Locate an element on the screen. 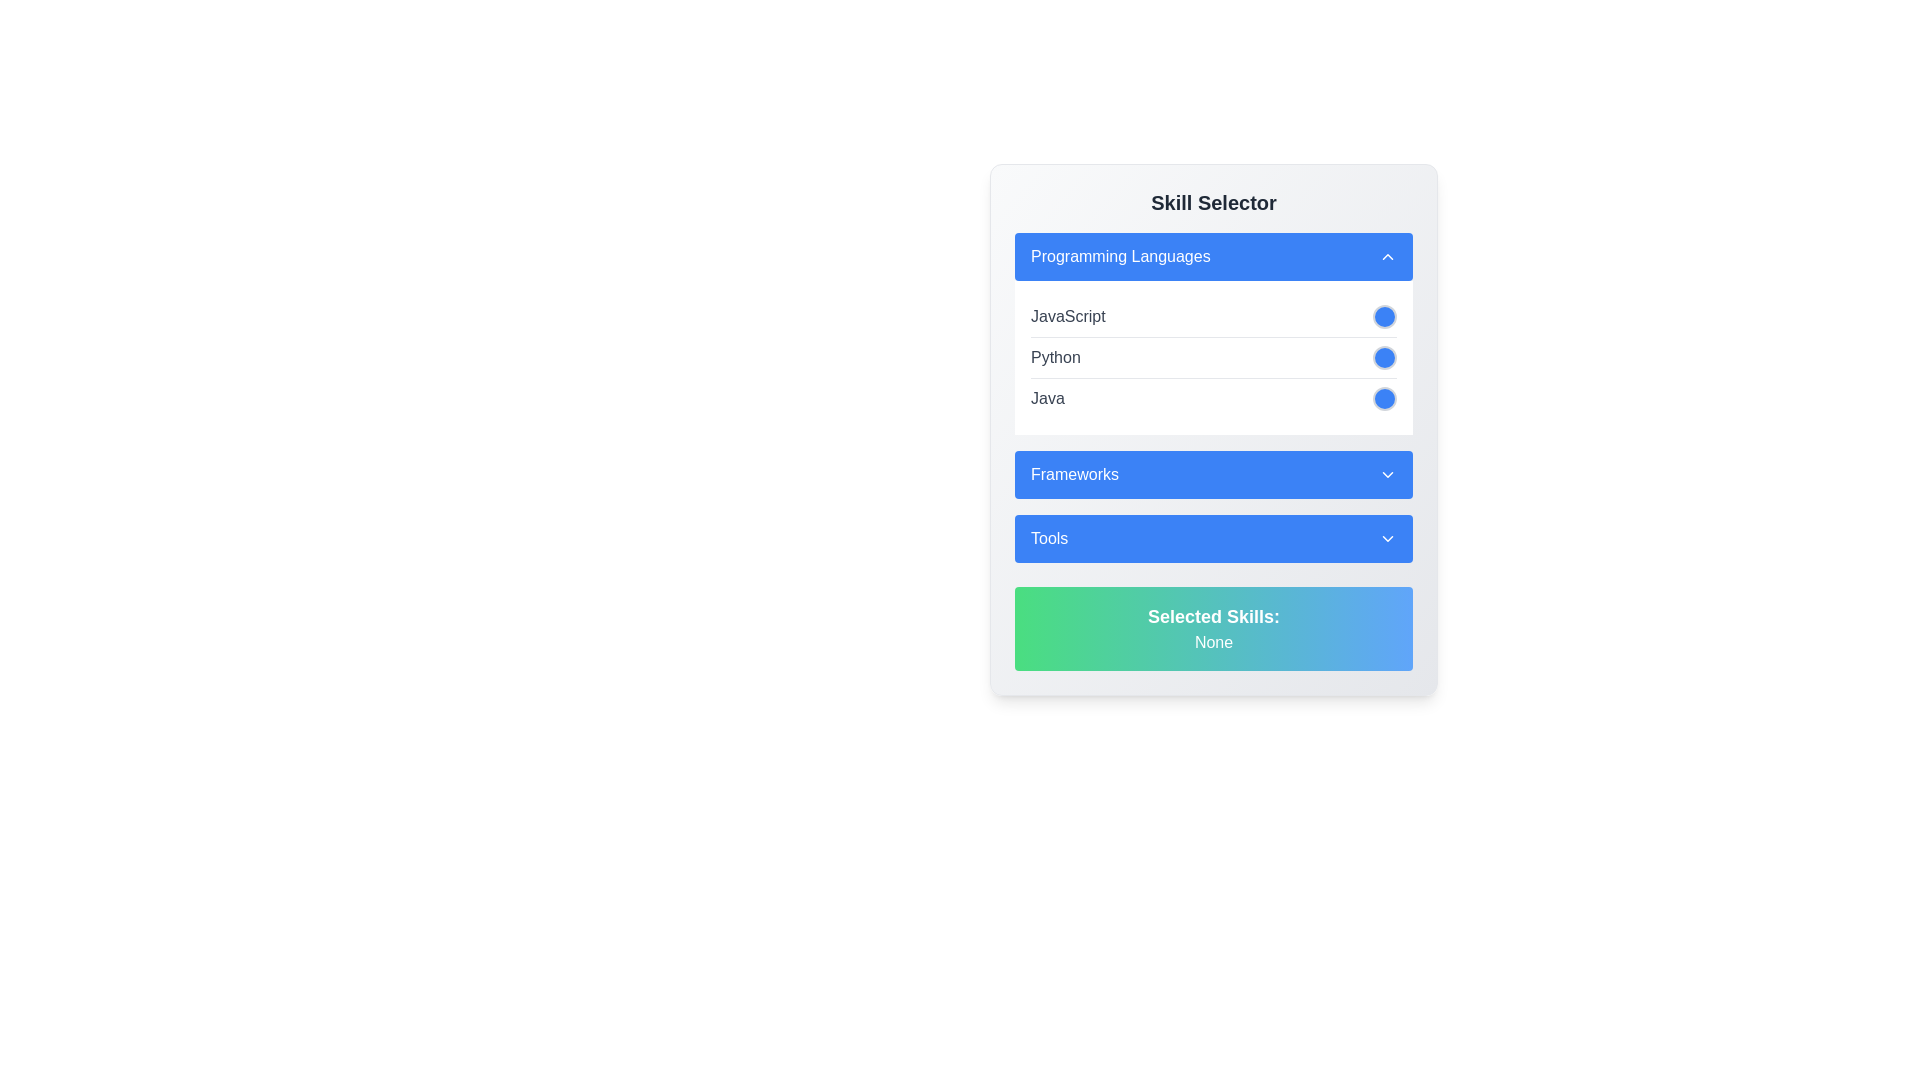 The image size is (1920, 1080). the Informational display box that contains the text 'Selected Skills:' in bold and 'None' in smaller font, located below the 'Tools' section is located at coordinates (1213, 627).